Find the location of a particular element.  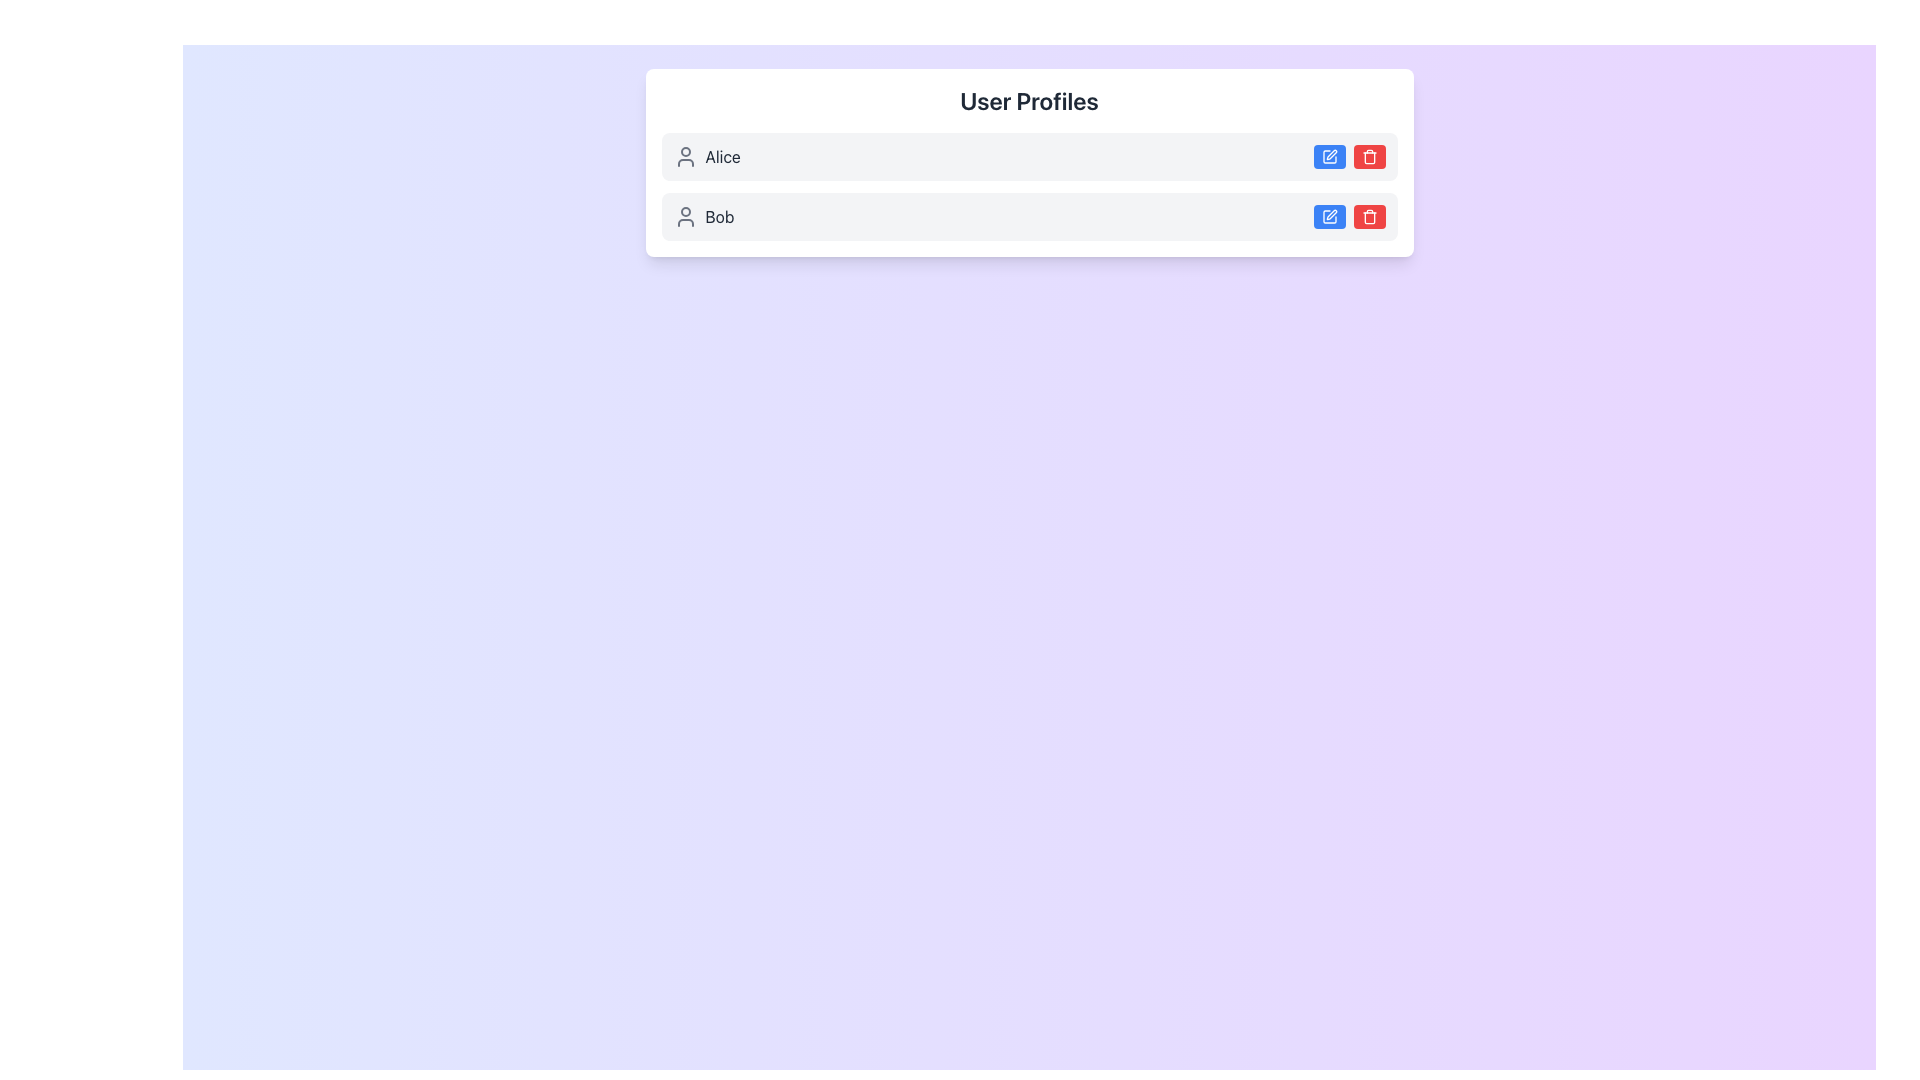

the text label displaying the user's name for the first user profile listed under the 'User Profiles' section is located at coordinates (722, 156).